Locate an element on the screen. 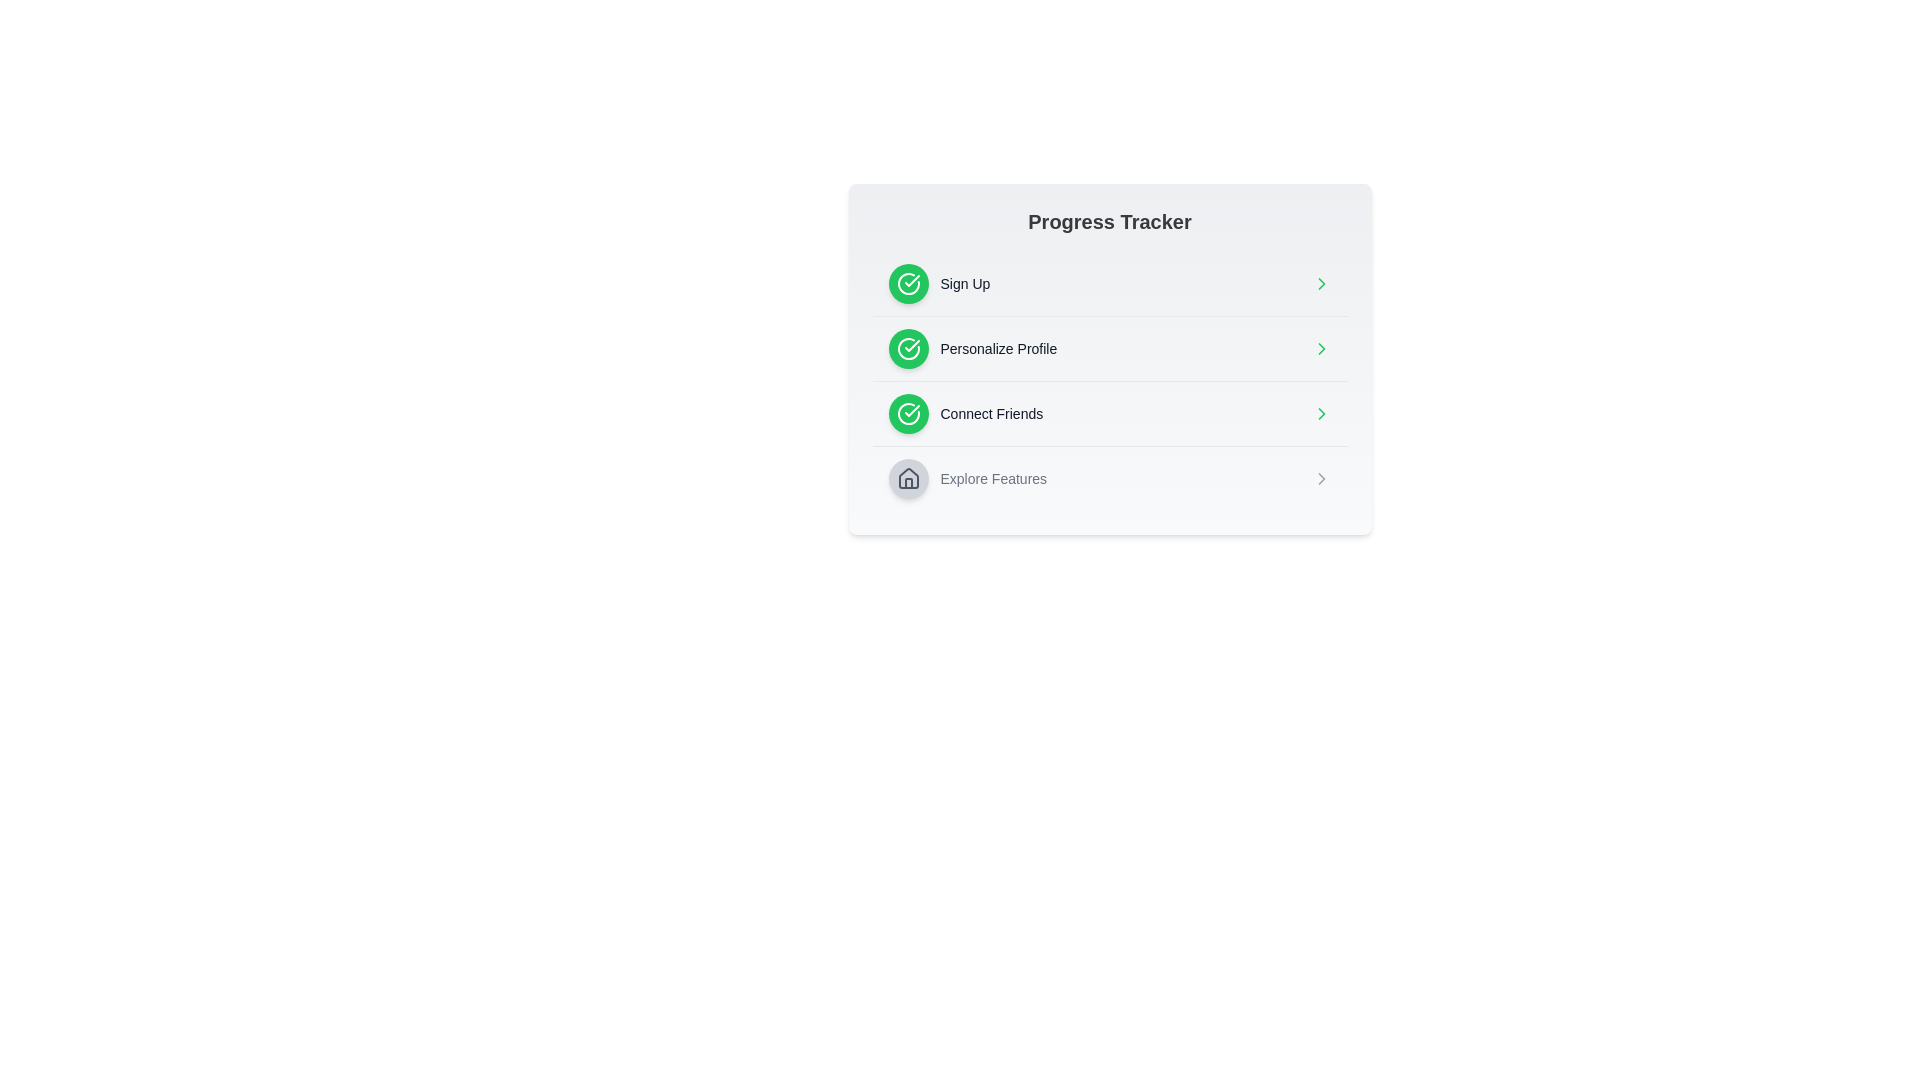 The image size is (1920, 1080). the directional indication of the chevron icon located on the right side of the 'Personalize Profile' progress tracker row is located at coordinates (1321, 347).